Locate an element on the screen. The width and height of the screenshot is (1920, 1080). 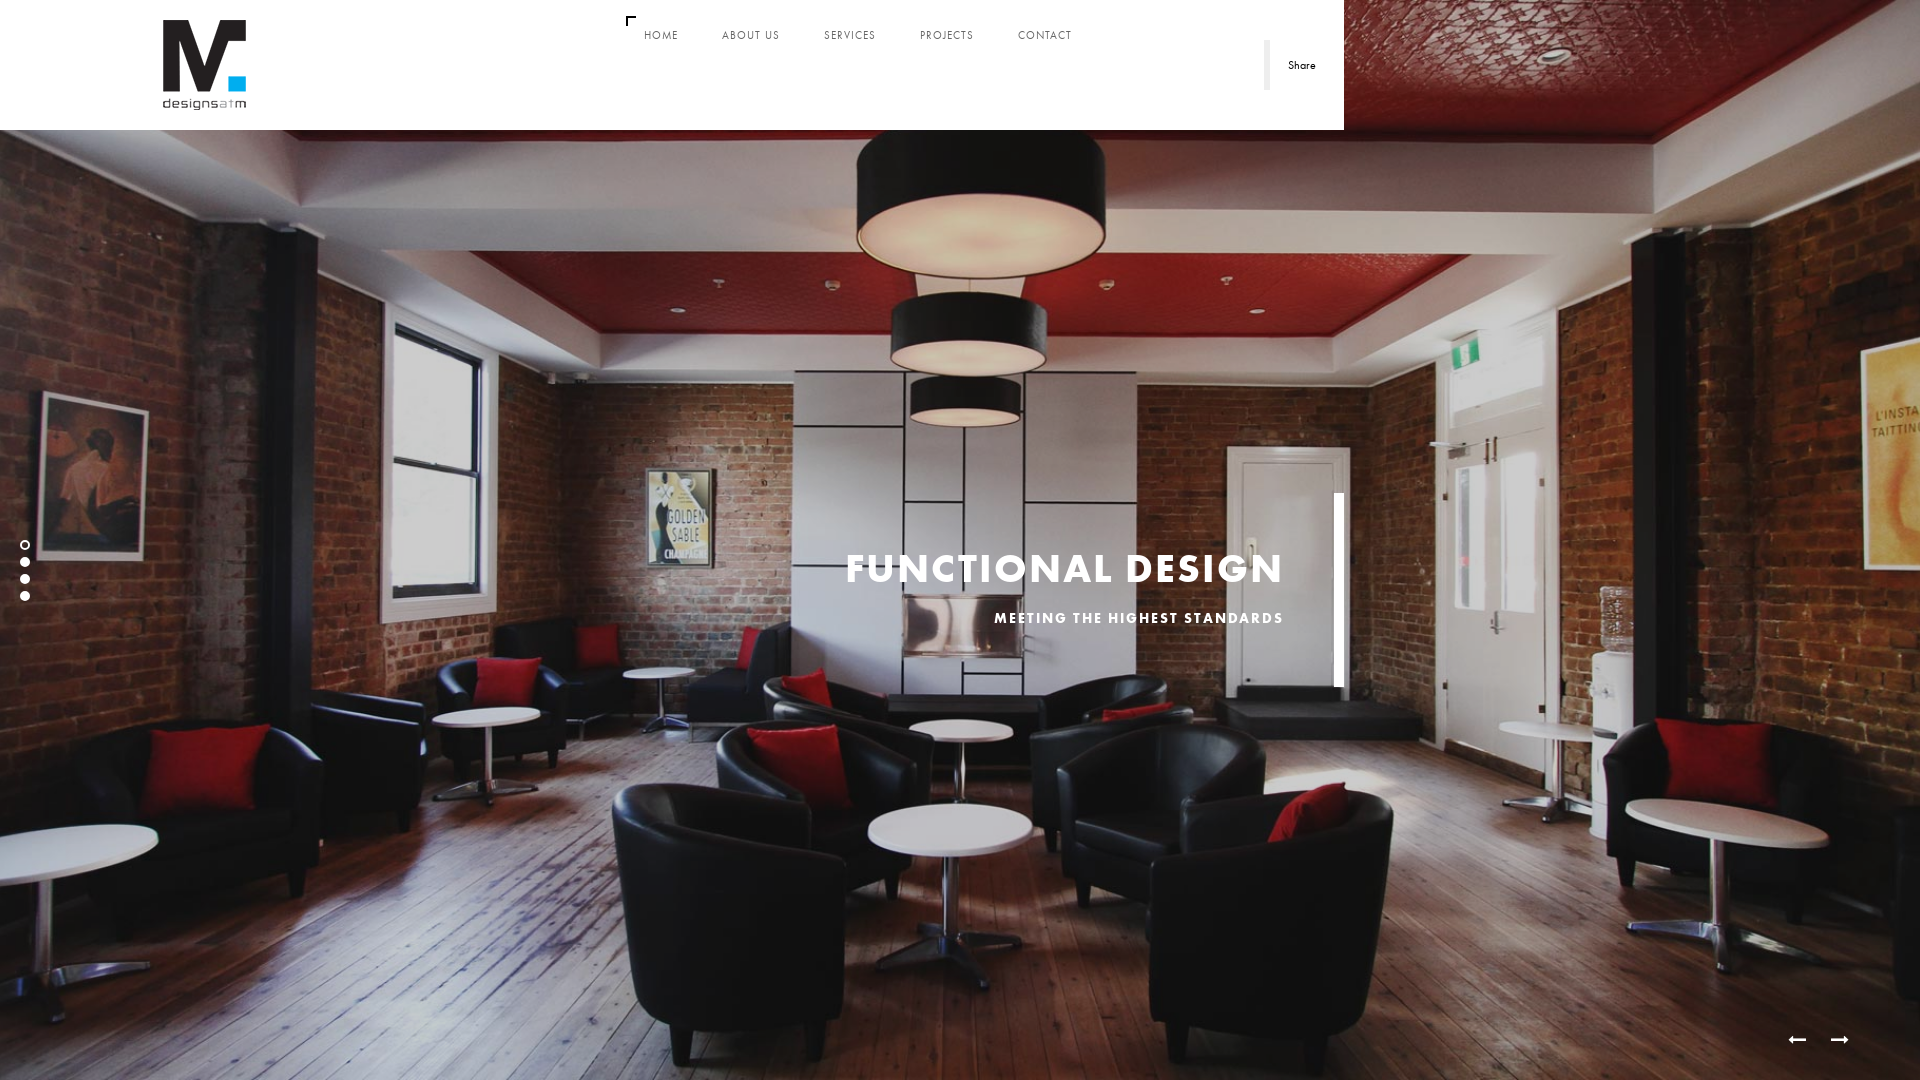
'HOME' is located at coordinates (661, 35).